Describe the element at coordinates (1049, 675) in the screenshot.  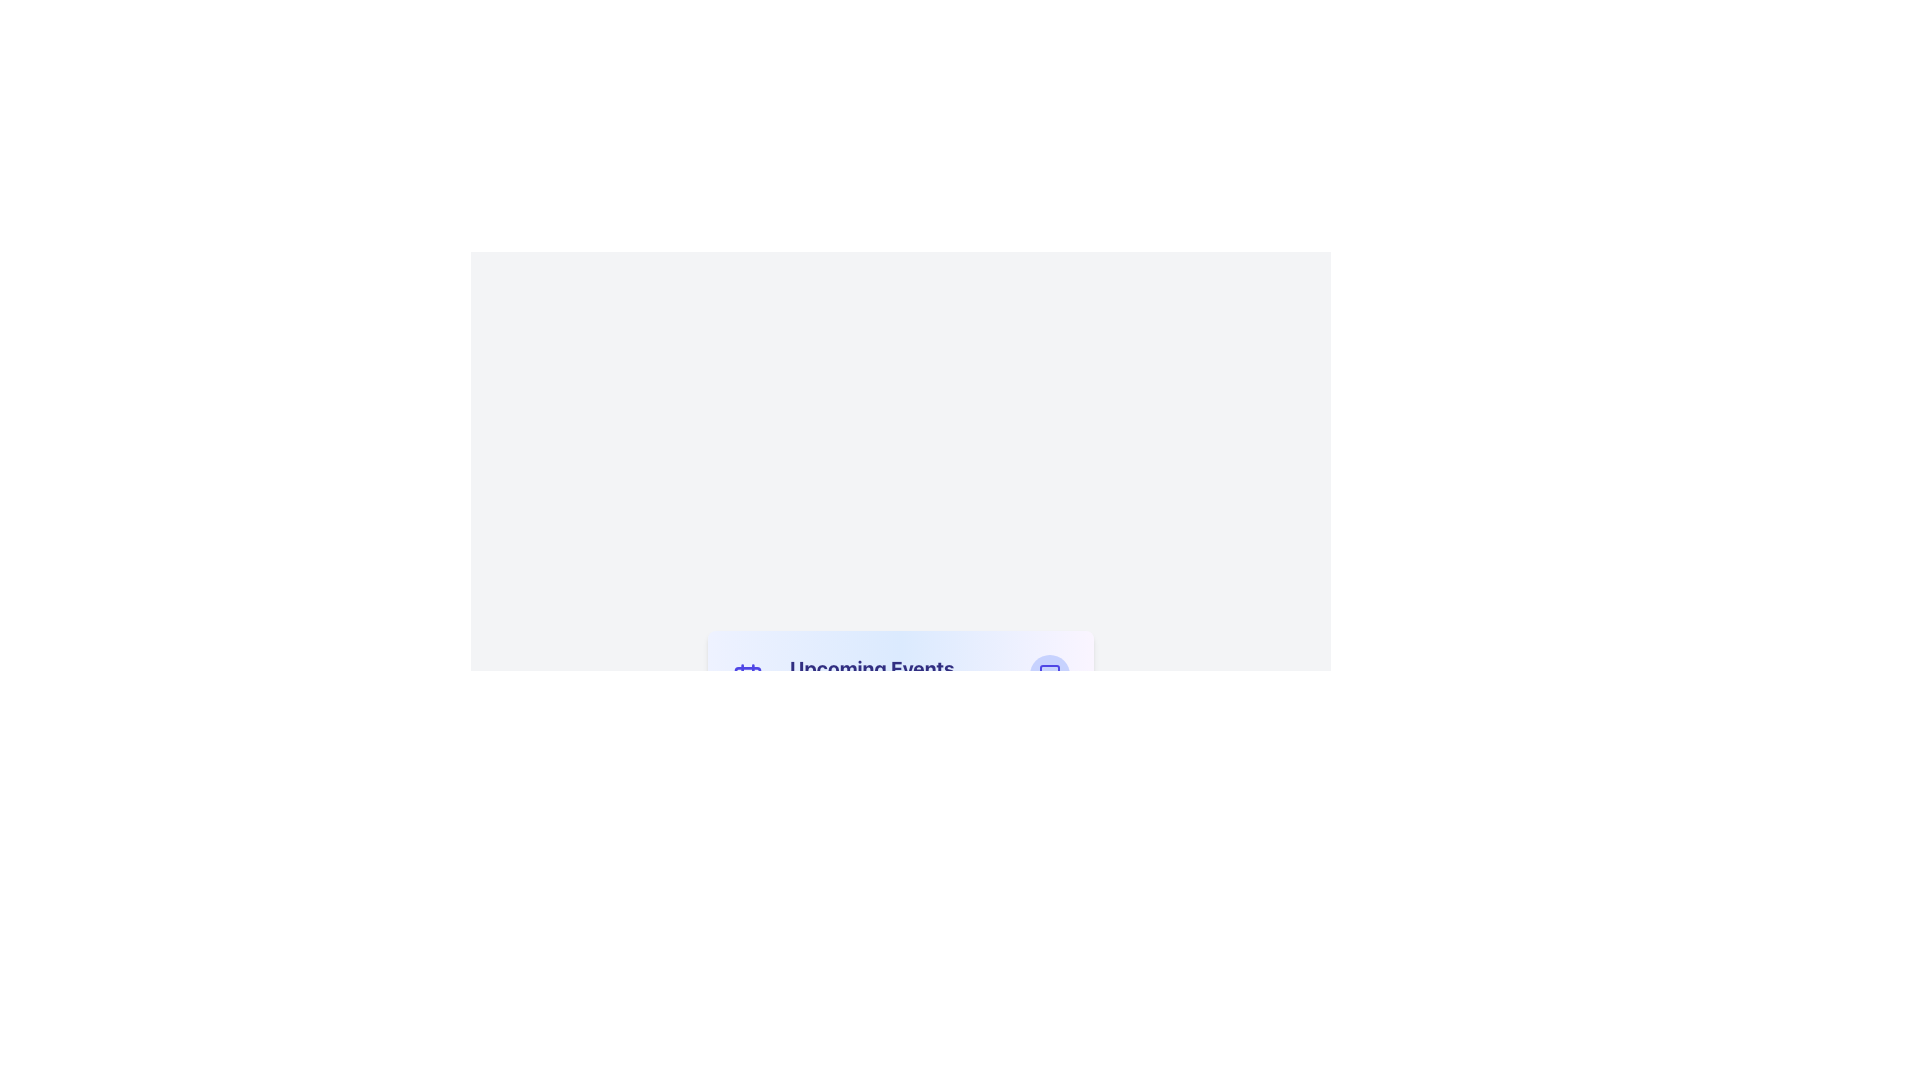
I see `the circular Icon button with a light indigo background and dark indigo message icon, located to the right of the 'Upcoming Events' text block, to potentially reveal more information` at that location.